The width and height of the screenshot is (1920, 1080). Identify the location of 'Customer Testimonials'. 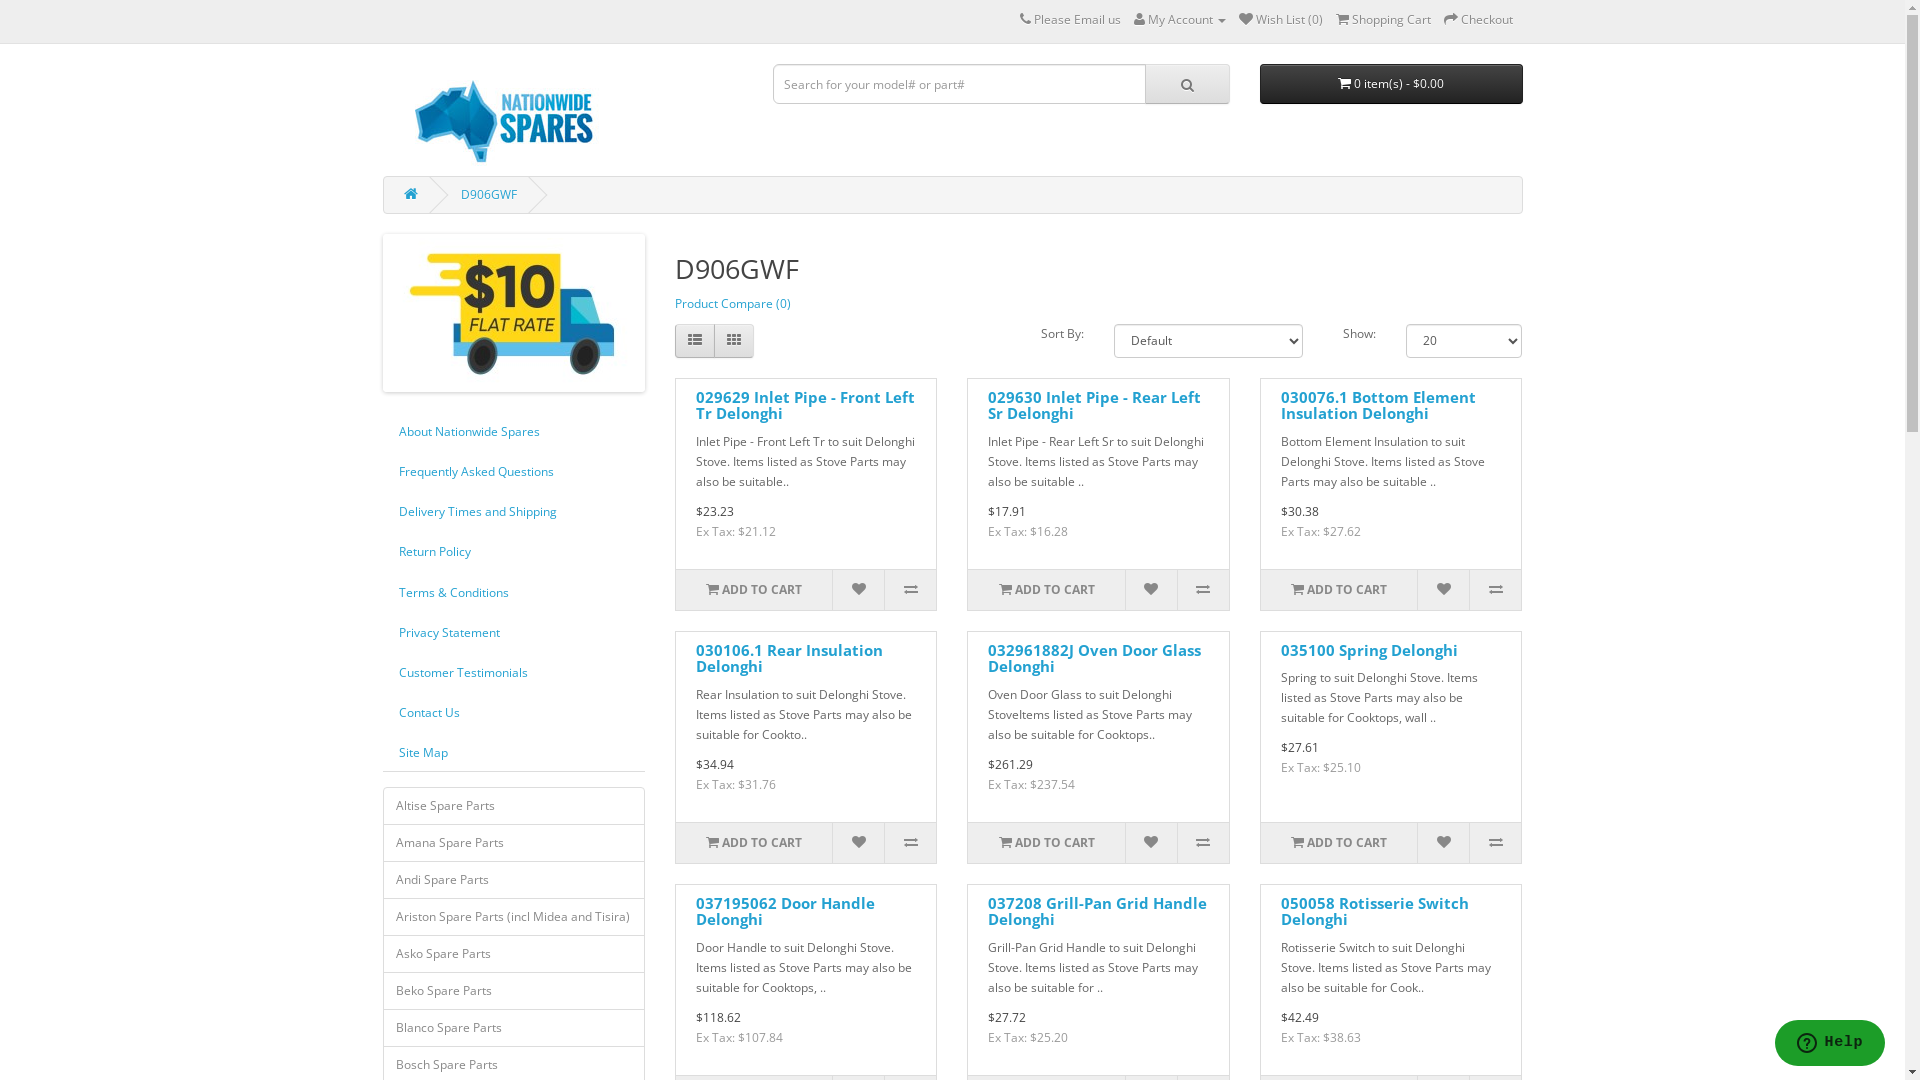
(512, 672).